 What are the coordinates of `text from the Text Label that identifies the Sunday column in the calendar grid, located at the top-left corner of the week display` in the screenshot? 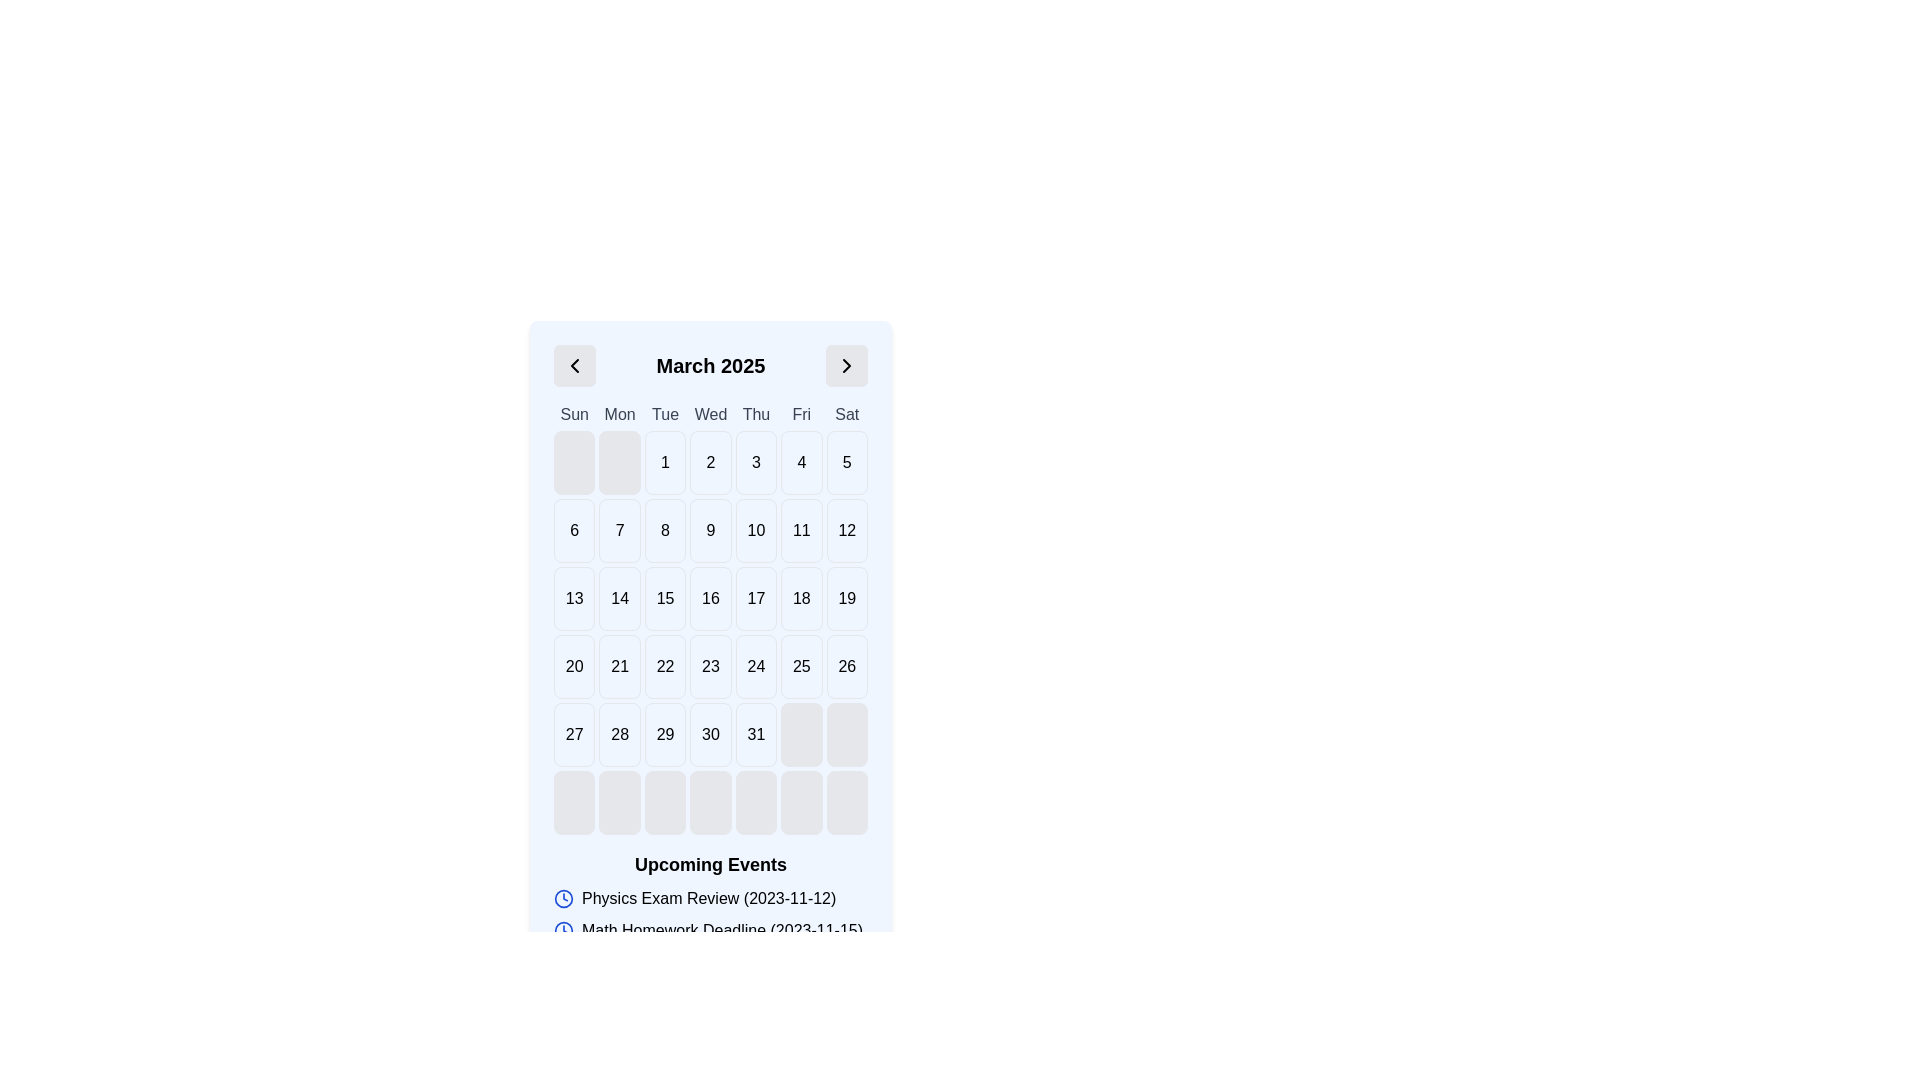 It's located at (573, 414).